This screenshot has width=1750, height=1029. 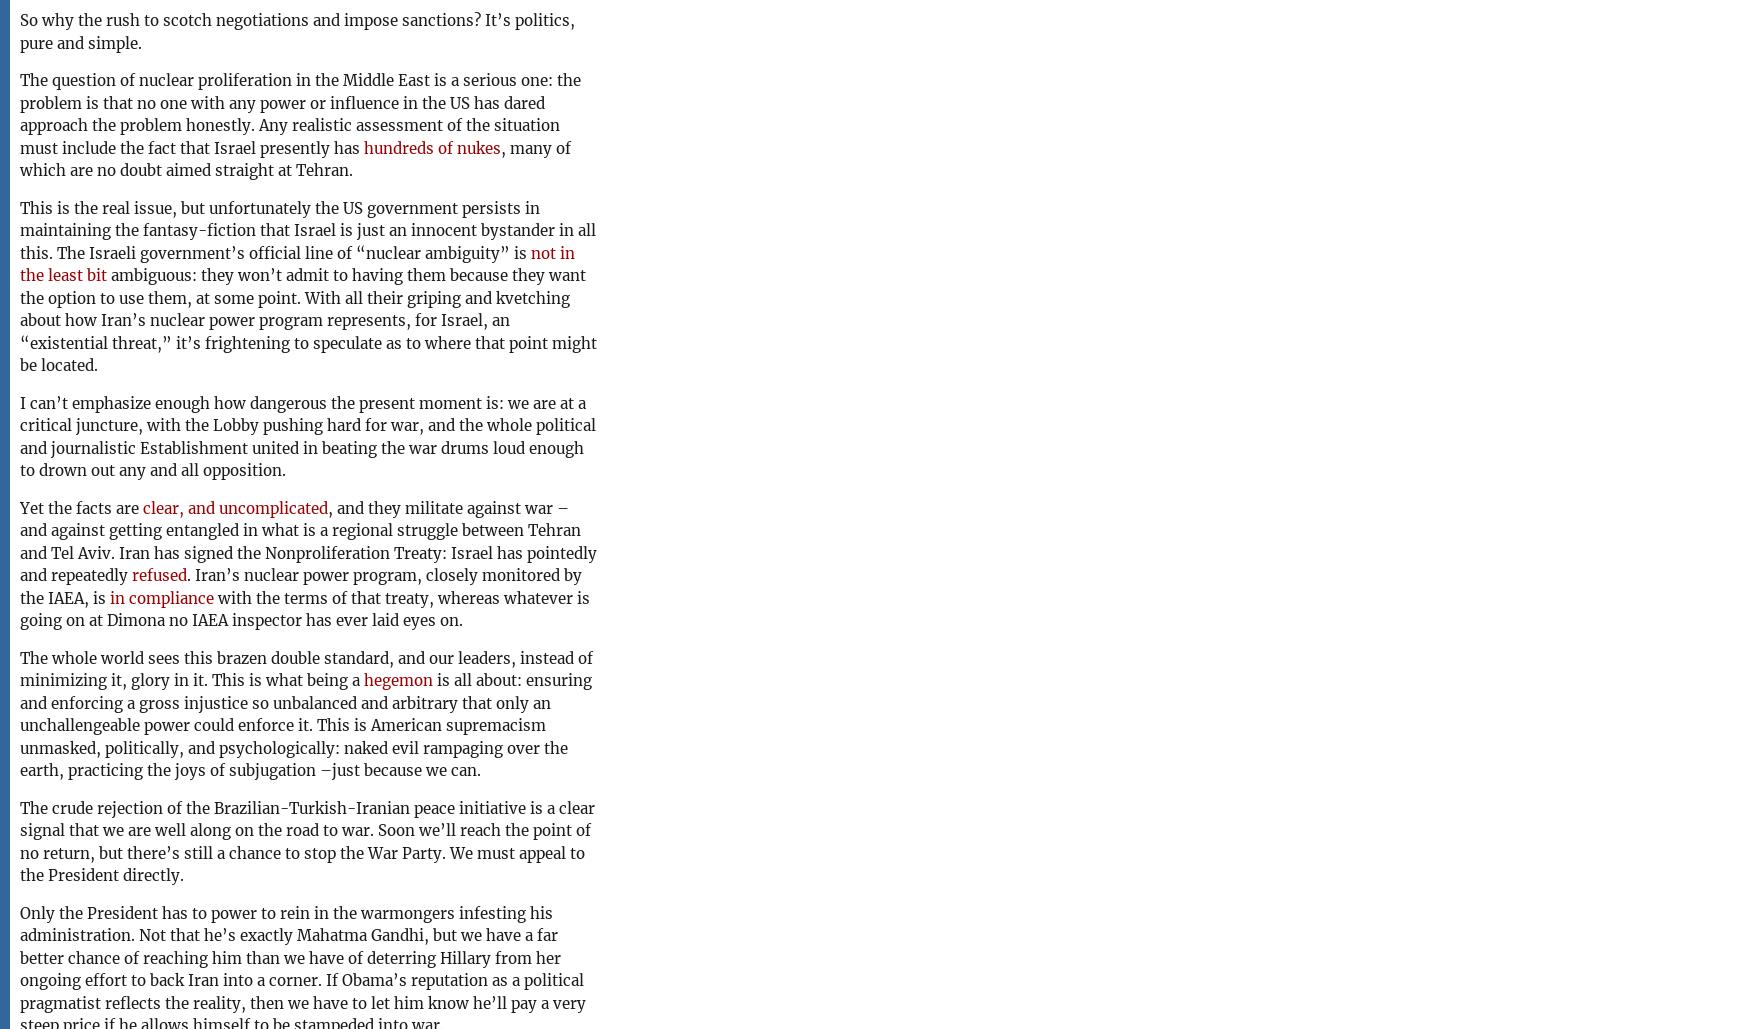 What do you see at coordinates (294, 158) in the screenshot?
I see `', many of which are no doubt aimed

straight at Tehran.'` at bounding box center [294, 158].